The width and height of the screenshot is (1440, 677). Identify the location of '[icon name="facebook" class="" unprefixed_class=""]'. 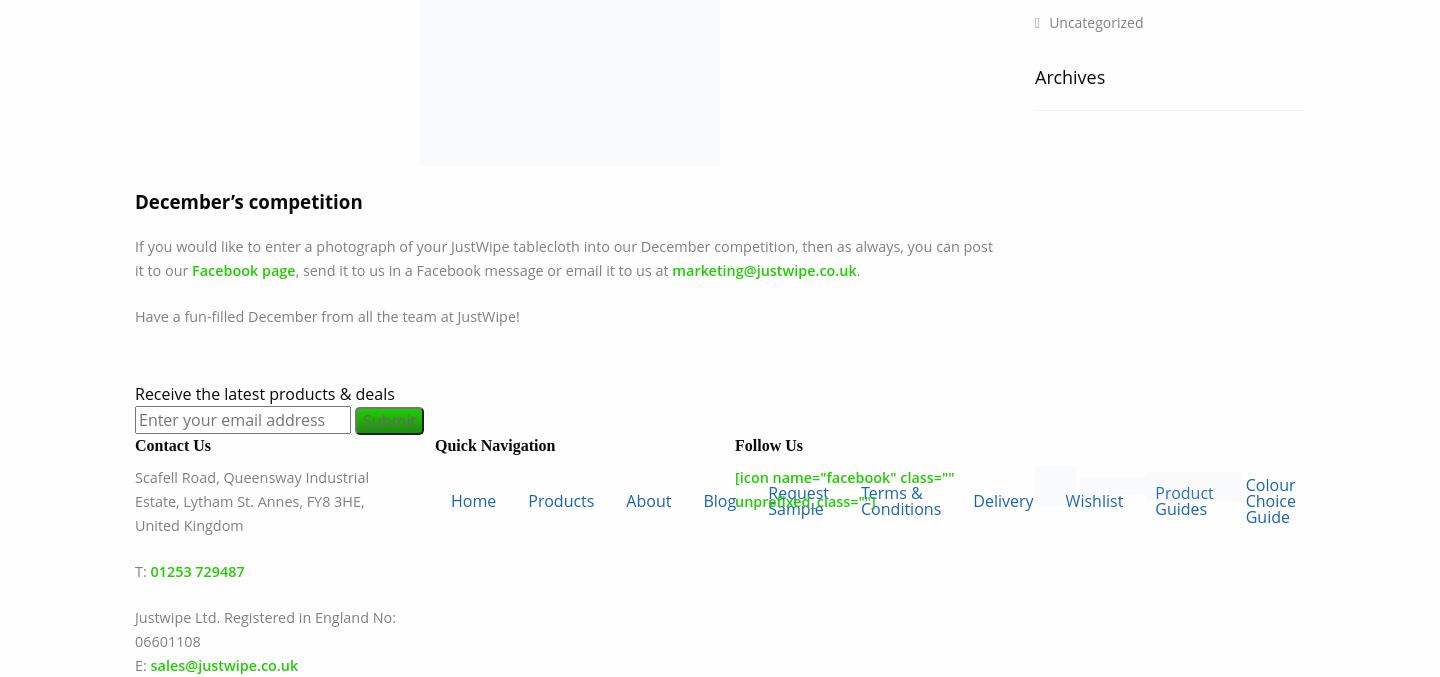
(843, 488).